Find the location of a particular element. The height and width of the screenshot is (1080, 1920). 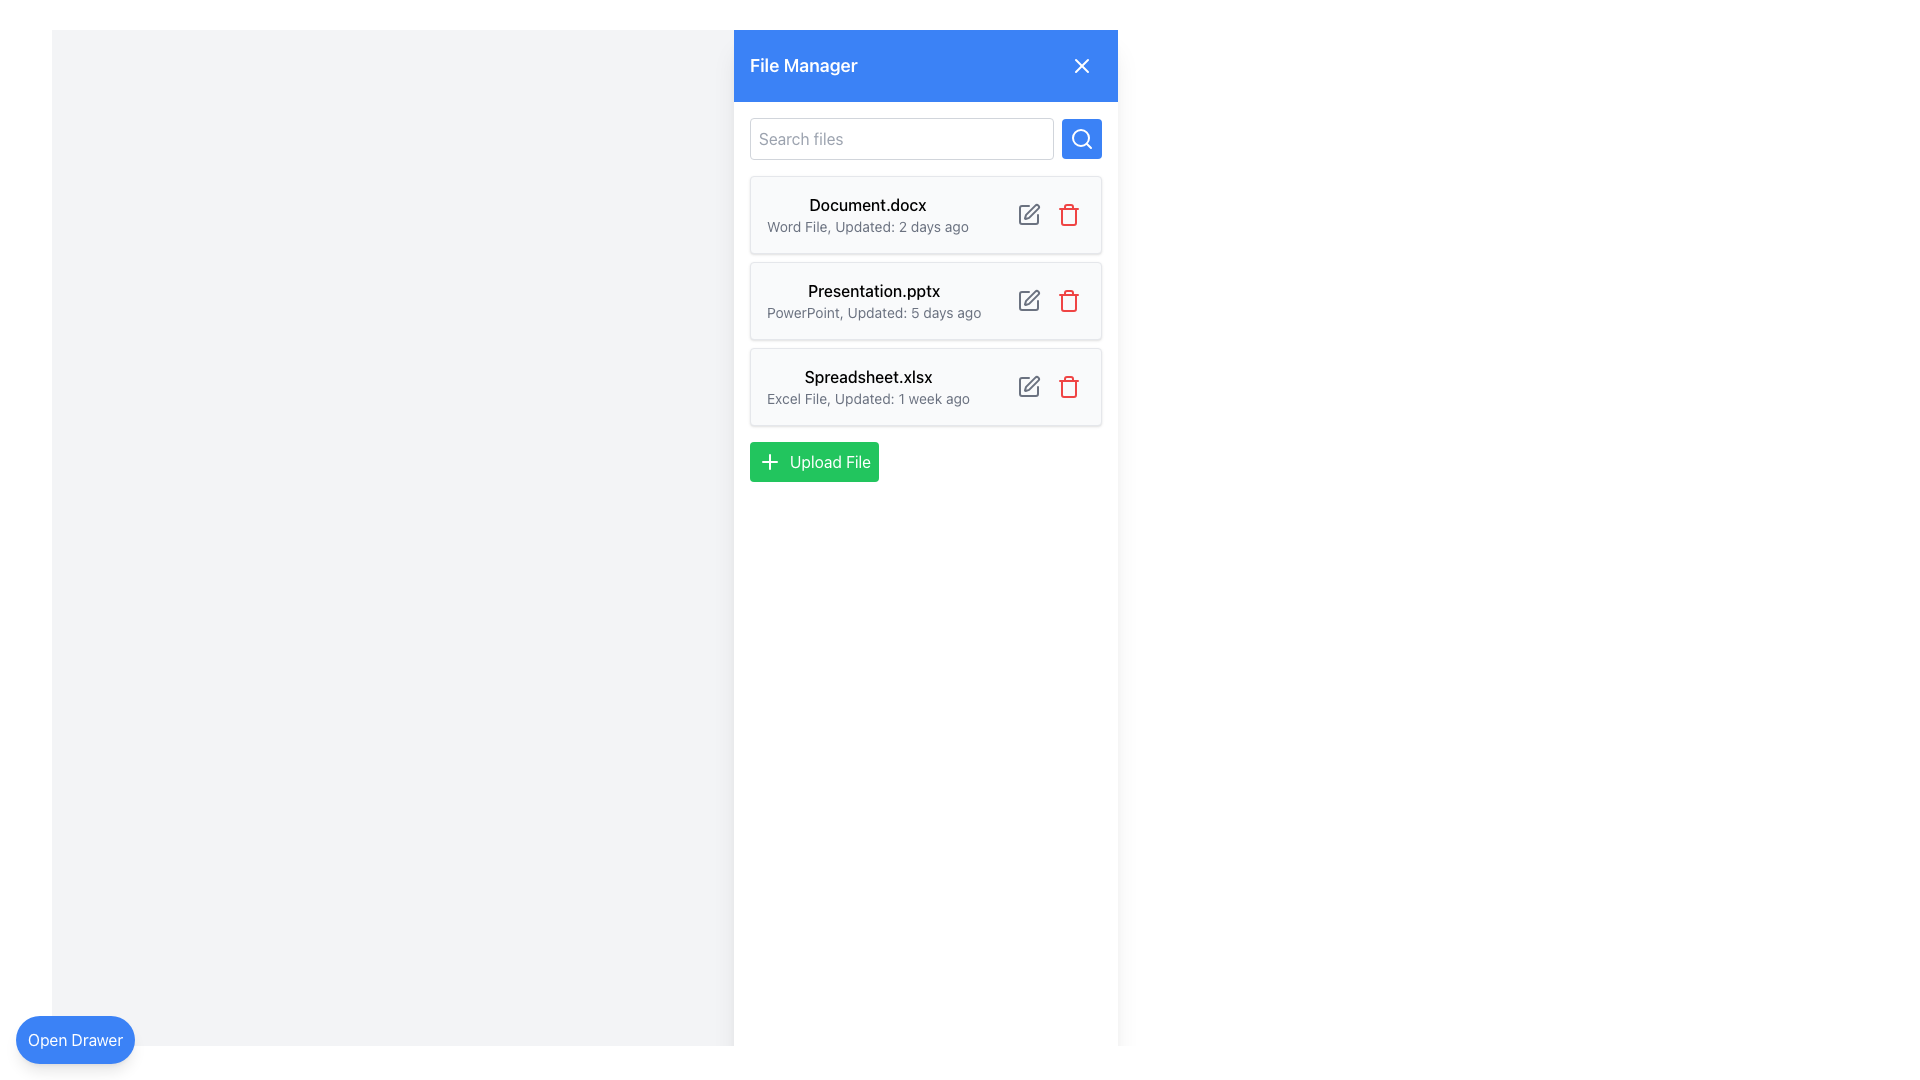

the search button located to the right of the 'Search files' input field is located at coordinates (1080, 137).